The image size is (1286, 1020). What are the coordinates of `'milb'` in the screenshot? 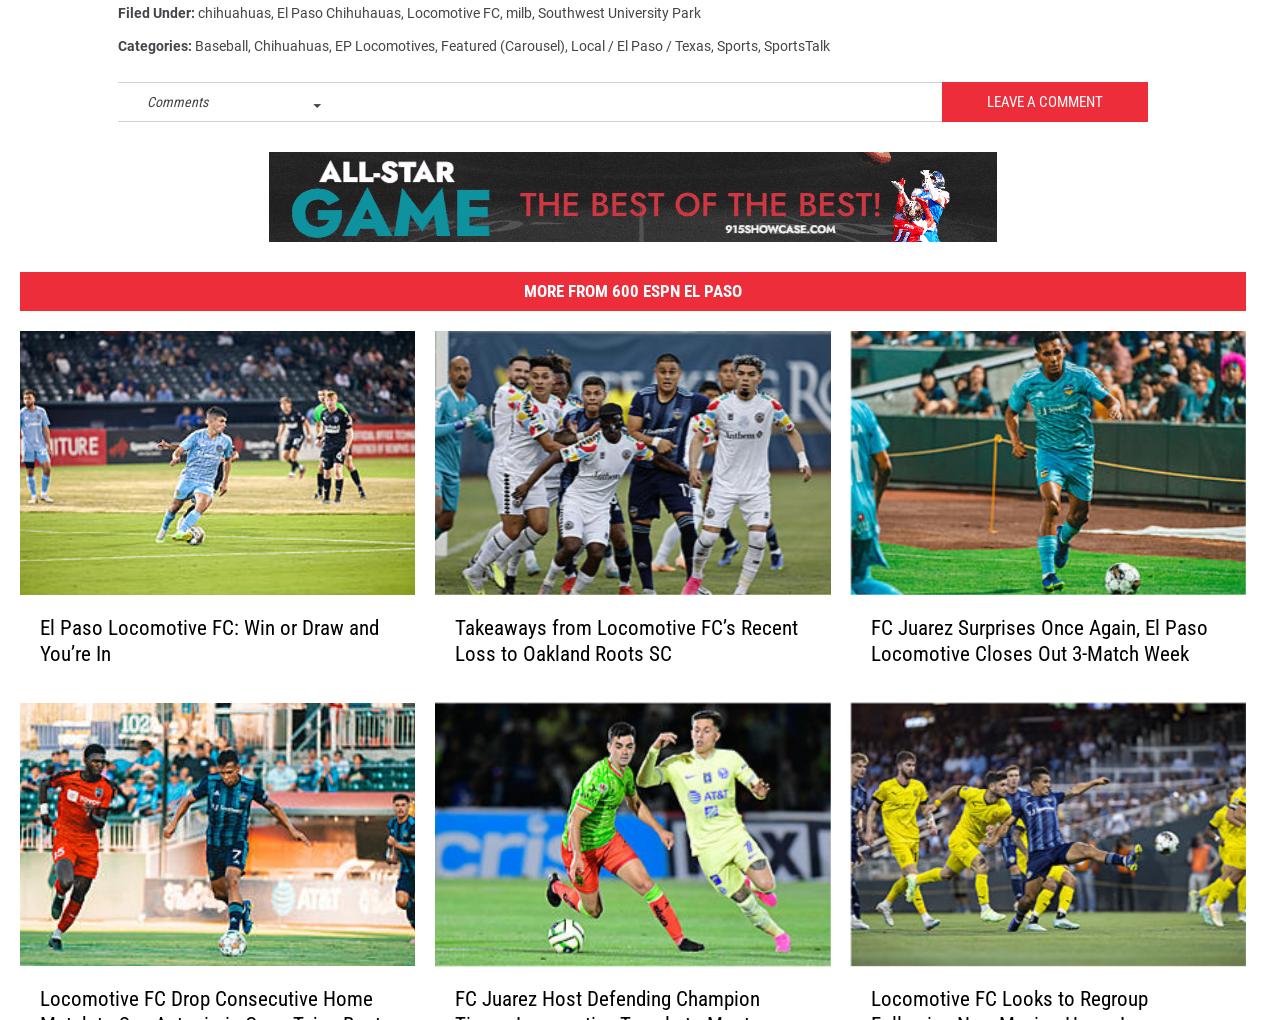 It's located at (518, 21).